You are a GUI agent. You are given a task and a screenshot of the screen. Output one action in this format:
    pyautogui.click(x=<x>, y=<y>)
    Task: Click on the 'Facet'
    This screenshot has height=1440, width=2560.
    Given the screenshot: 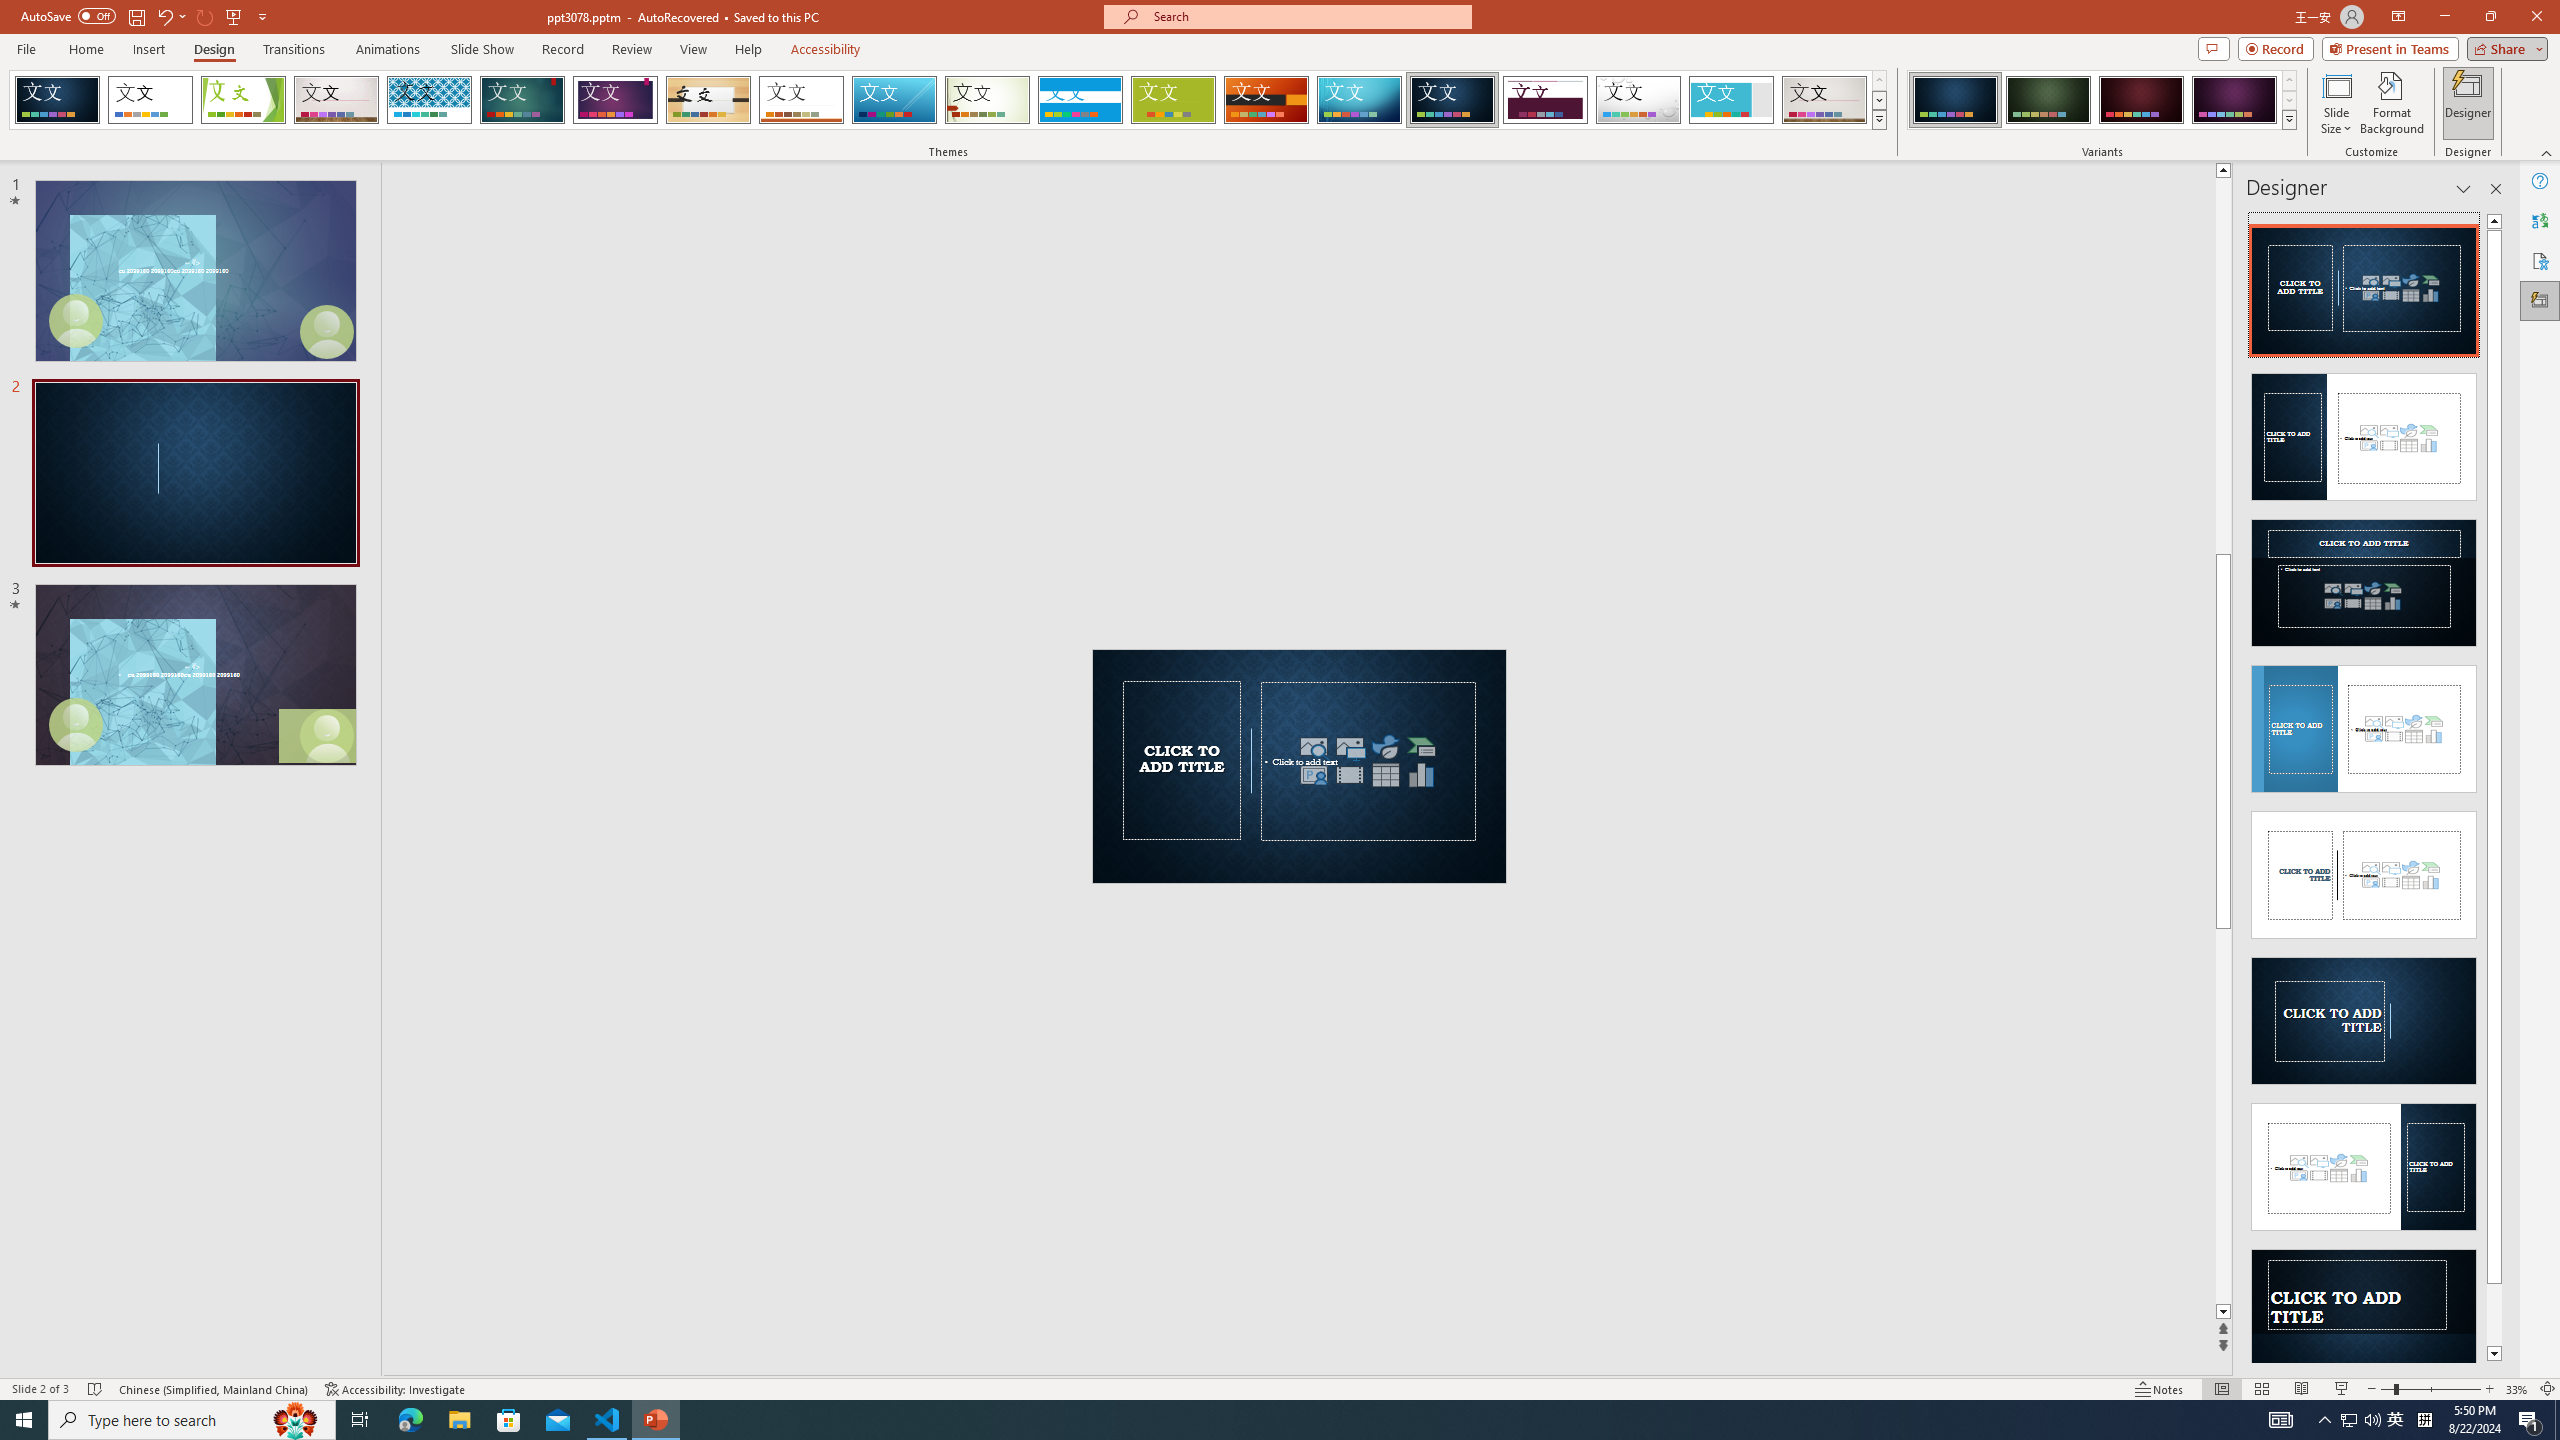 What is the action you would take?
    pyautogui.click(x=242, y=99)
    